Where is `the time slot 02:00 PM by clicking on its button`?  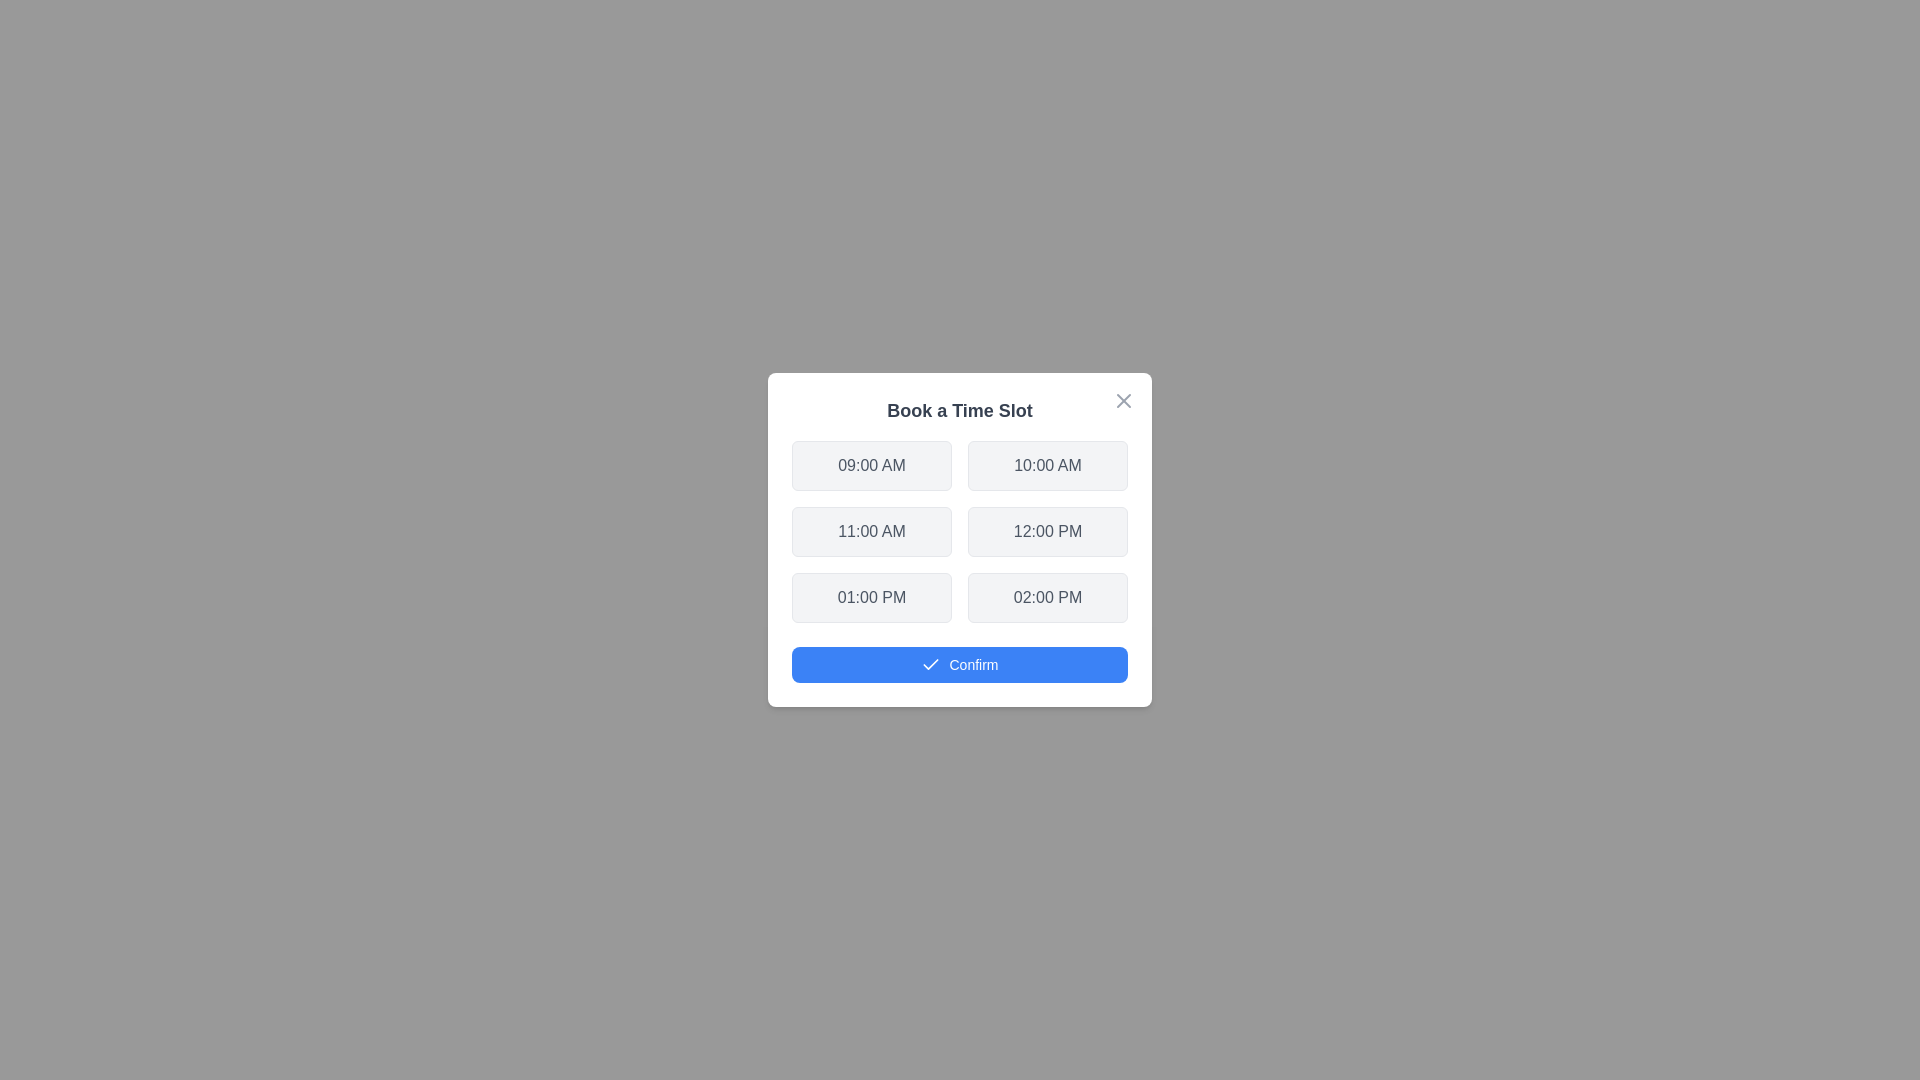 the time slot 02:00 PM by clicking on its button is located at coordinates (1046, 596).